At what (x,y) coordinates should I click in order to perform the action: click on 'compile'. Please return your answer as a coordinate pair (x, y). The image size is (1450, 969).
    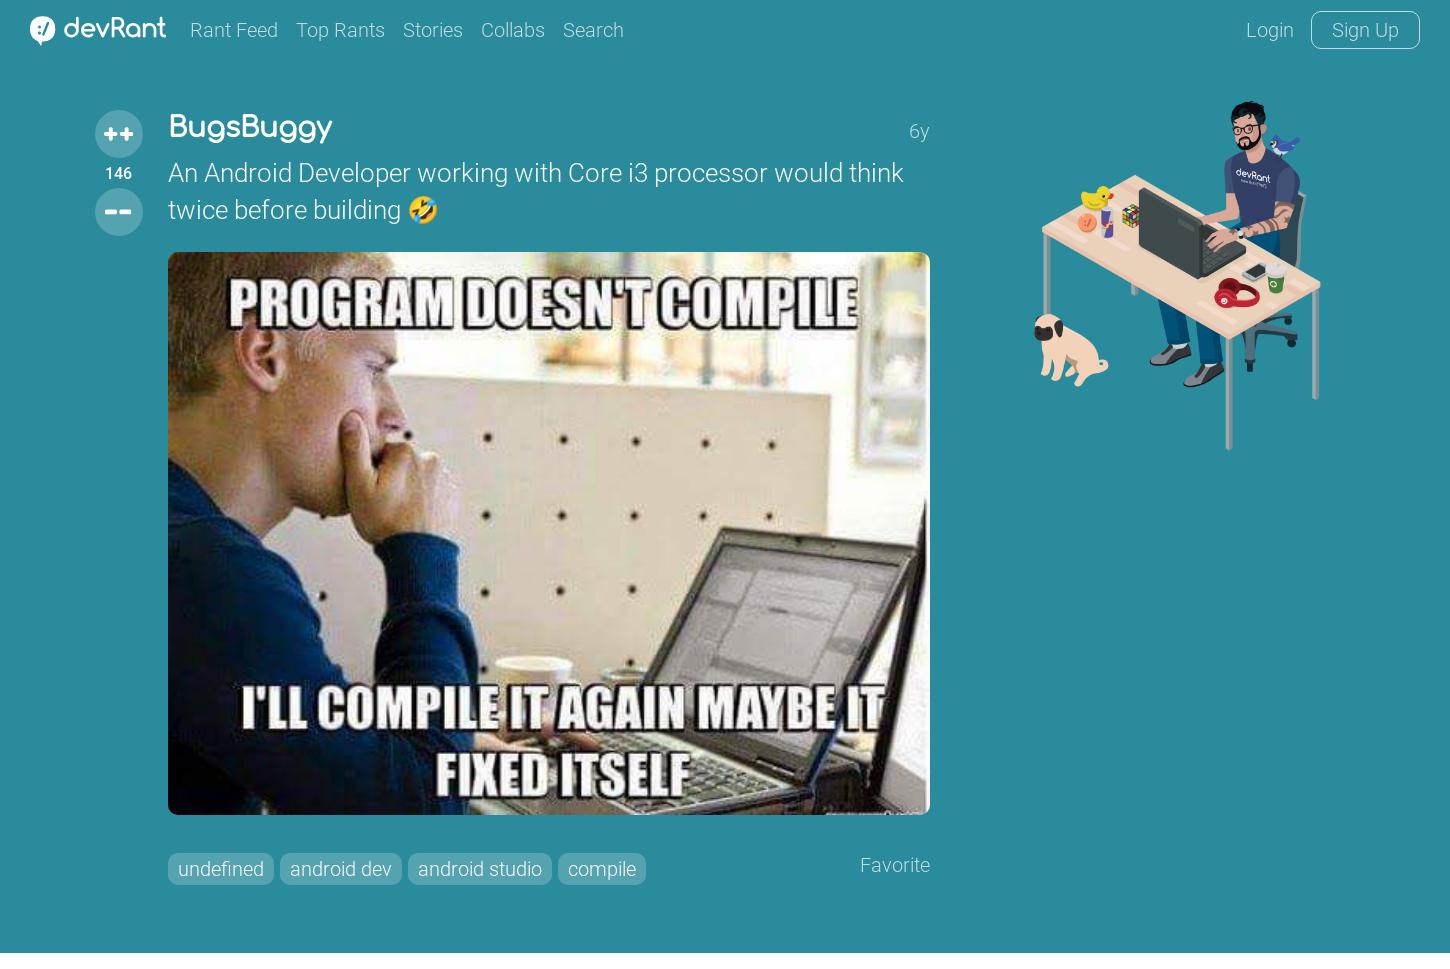
    Looking at the image, I should click on (601, 867).